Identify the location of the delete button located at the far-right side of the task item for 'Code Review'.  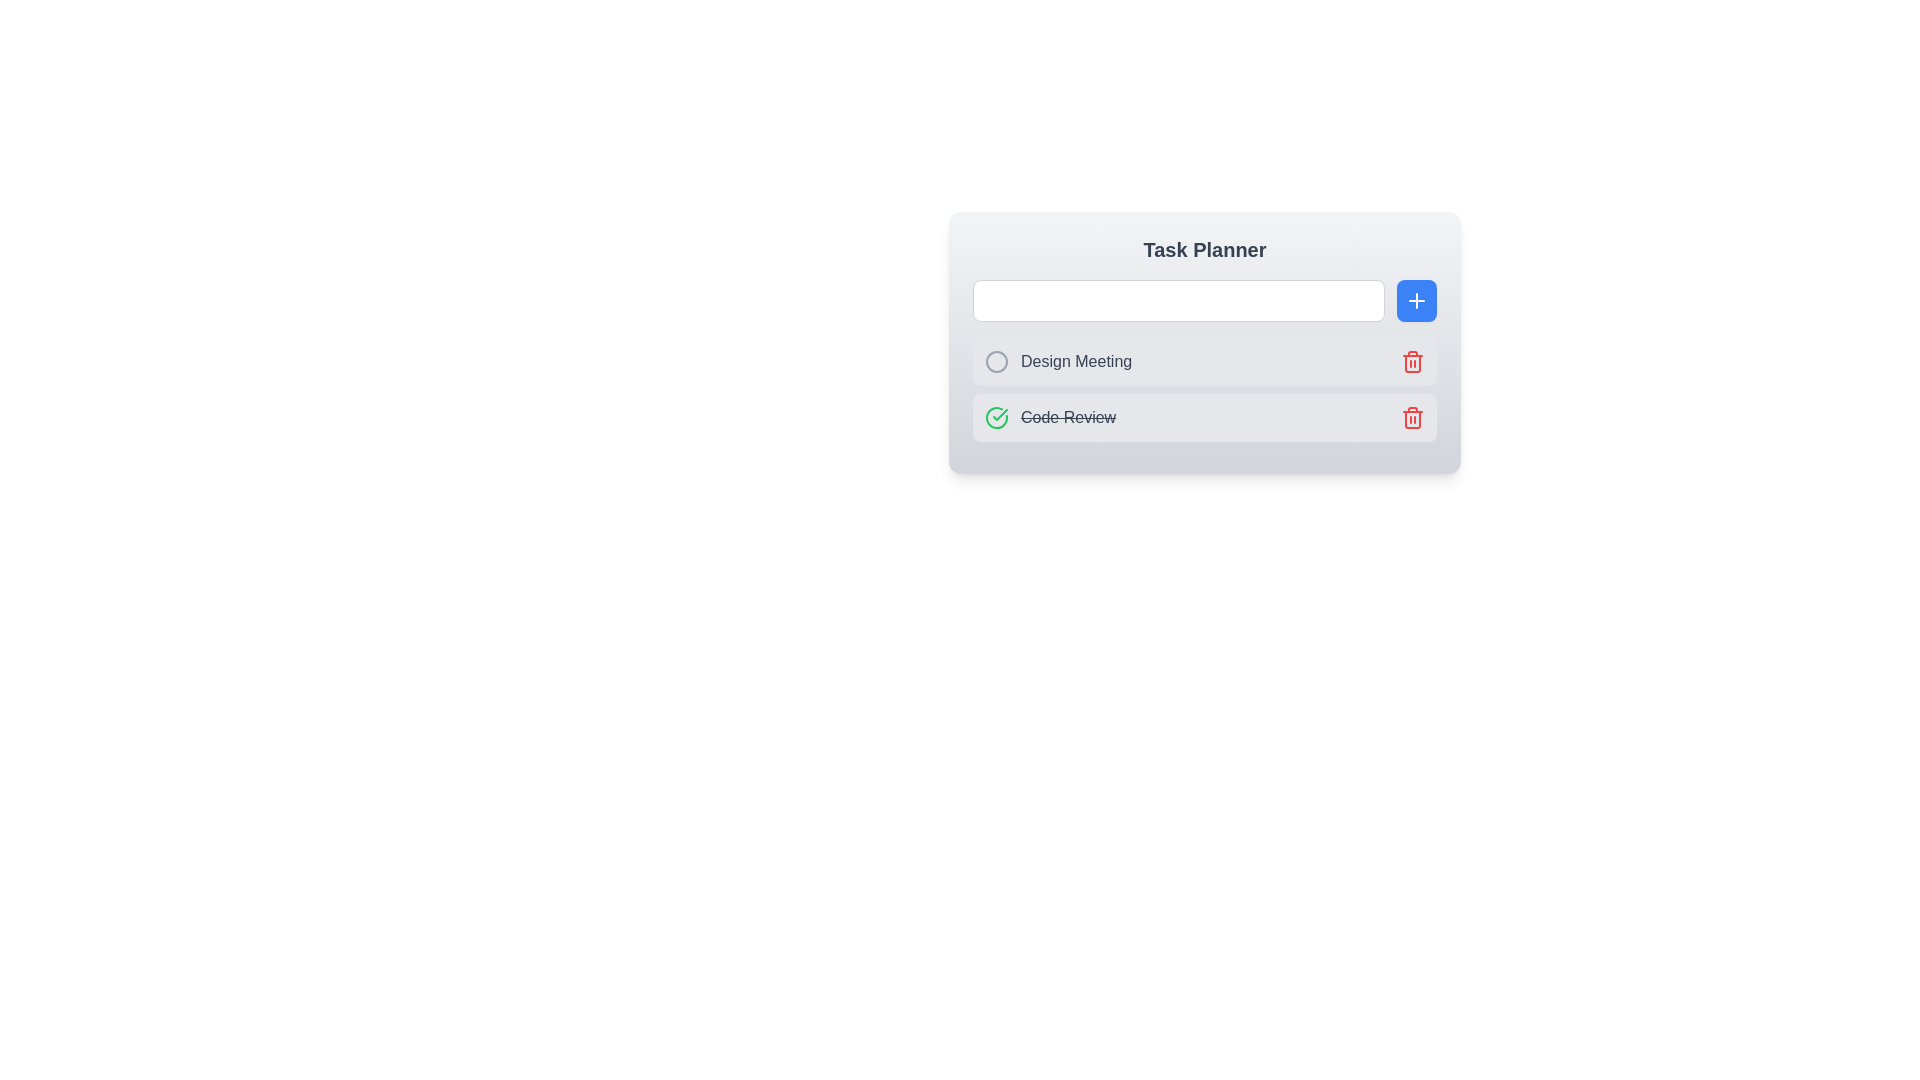
(1405, 416).